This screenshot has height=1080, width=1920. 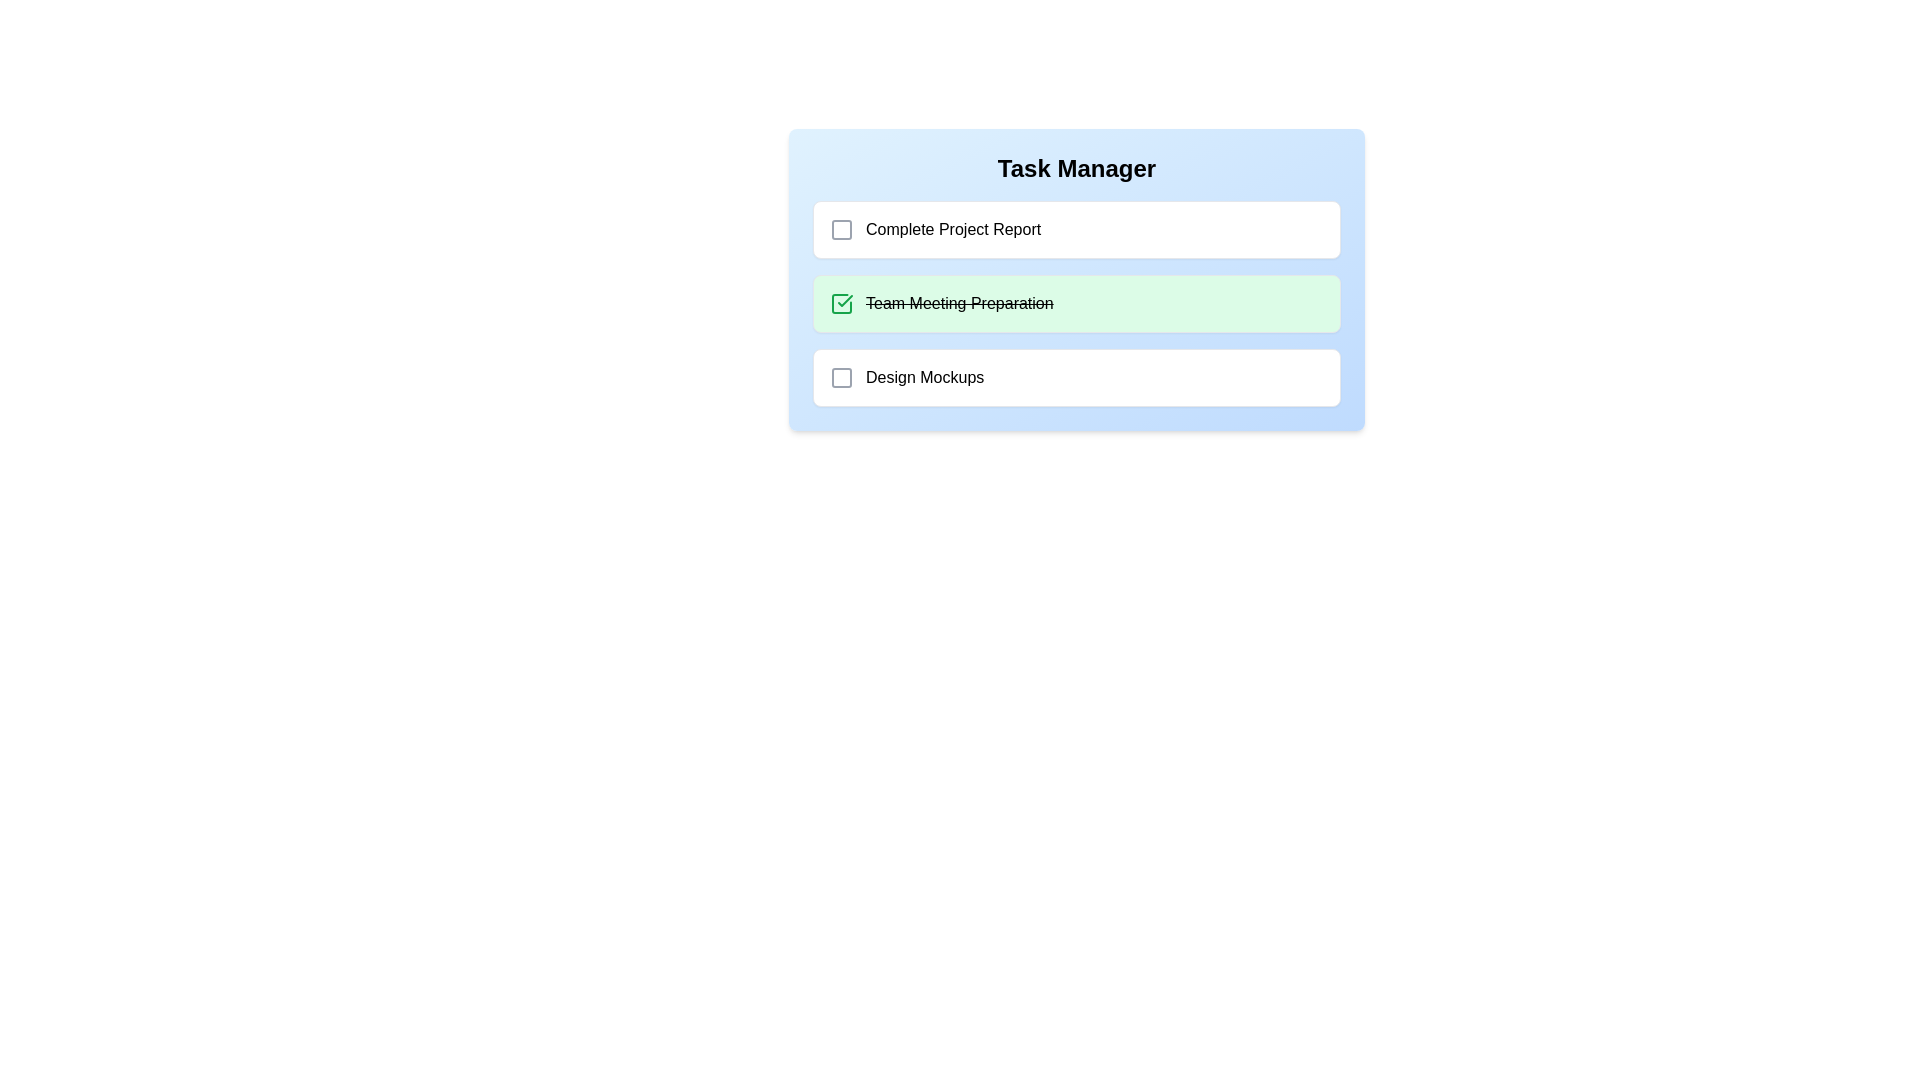 I want to click on the checkbox icon representing the task 'Design Mockups' to interact with it, so click(x=841, y=378).